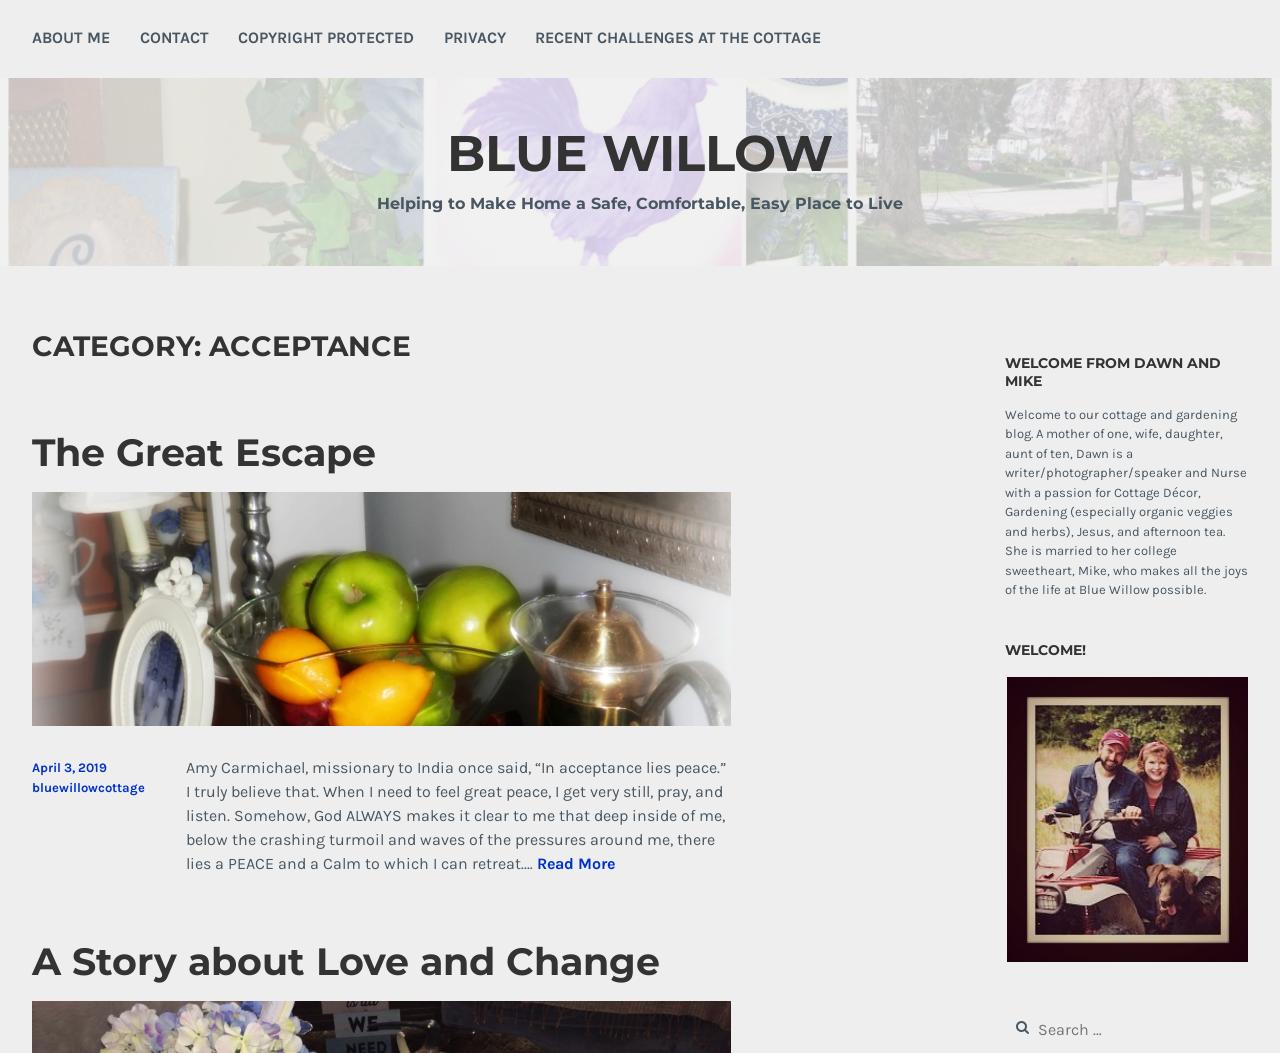 The width and height of the screenshot is (1280, 1053). Describe the element at coordinates (326, 36) in the screenshot. I see `'Copyright Protected'` at that location.